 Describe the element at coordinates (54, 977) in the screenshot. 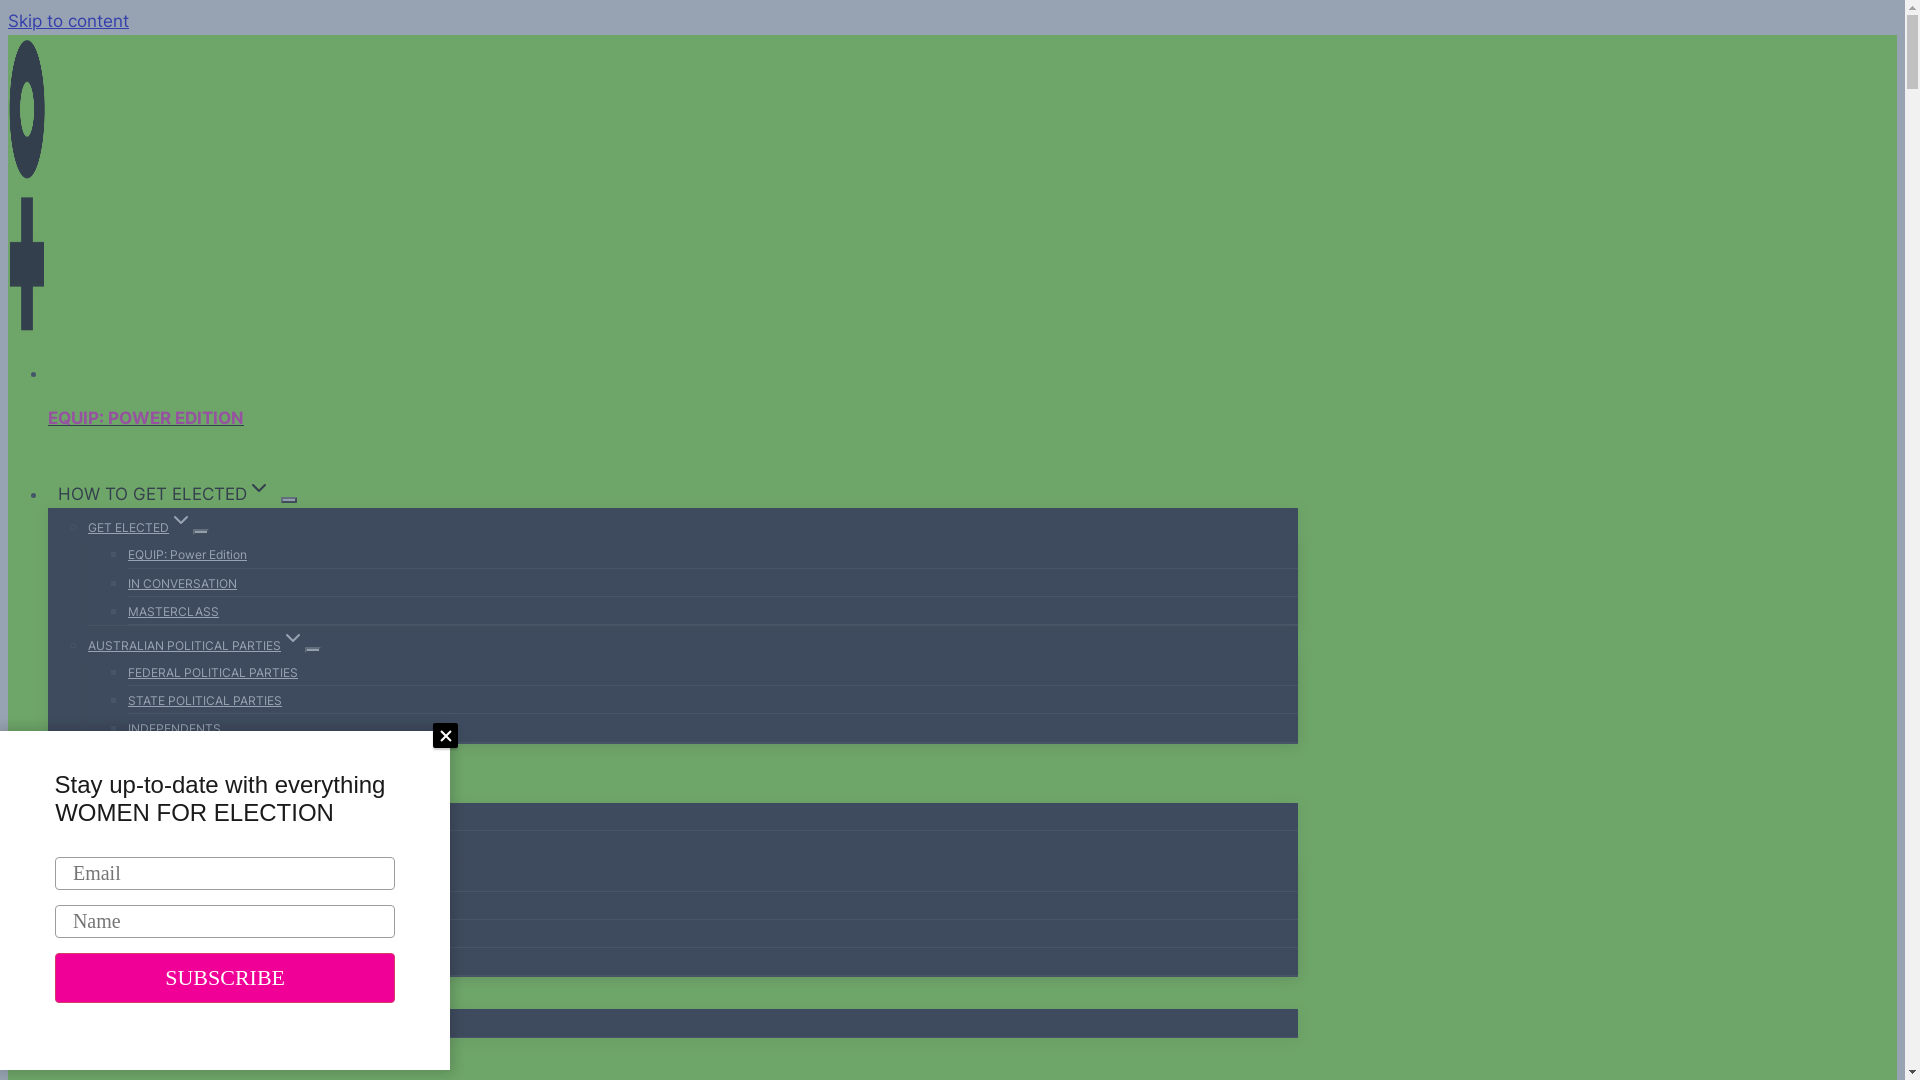

I see `'SUBSCRIBE'` at that location.